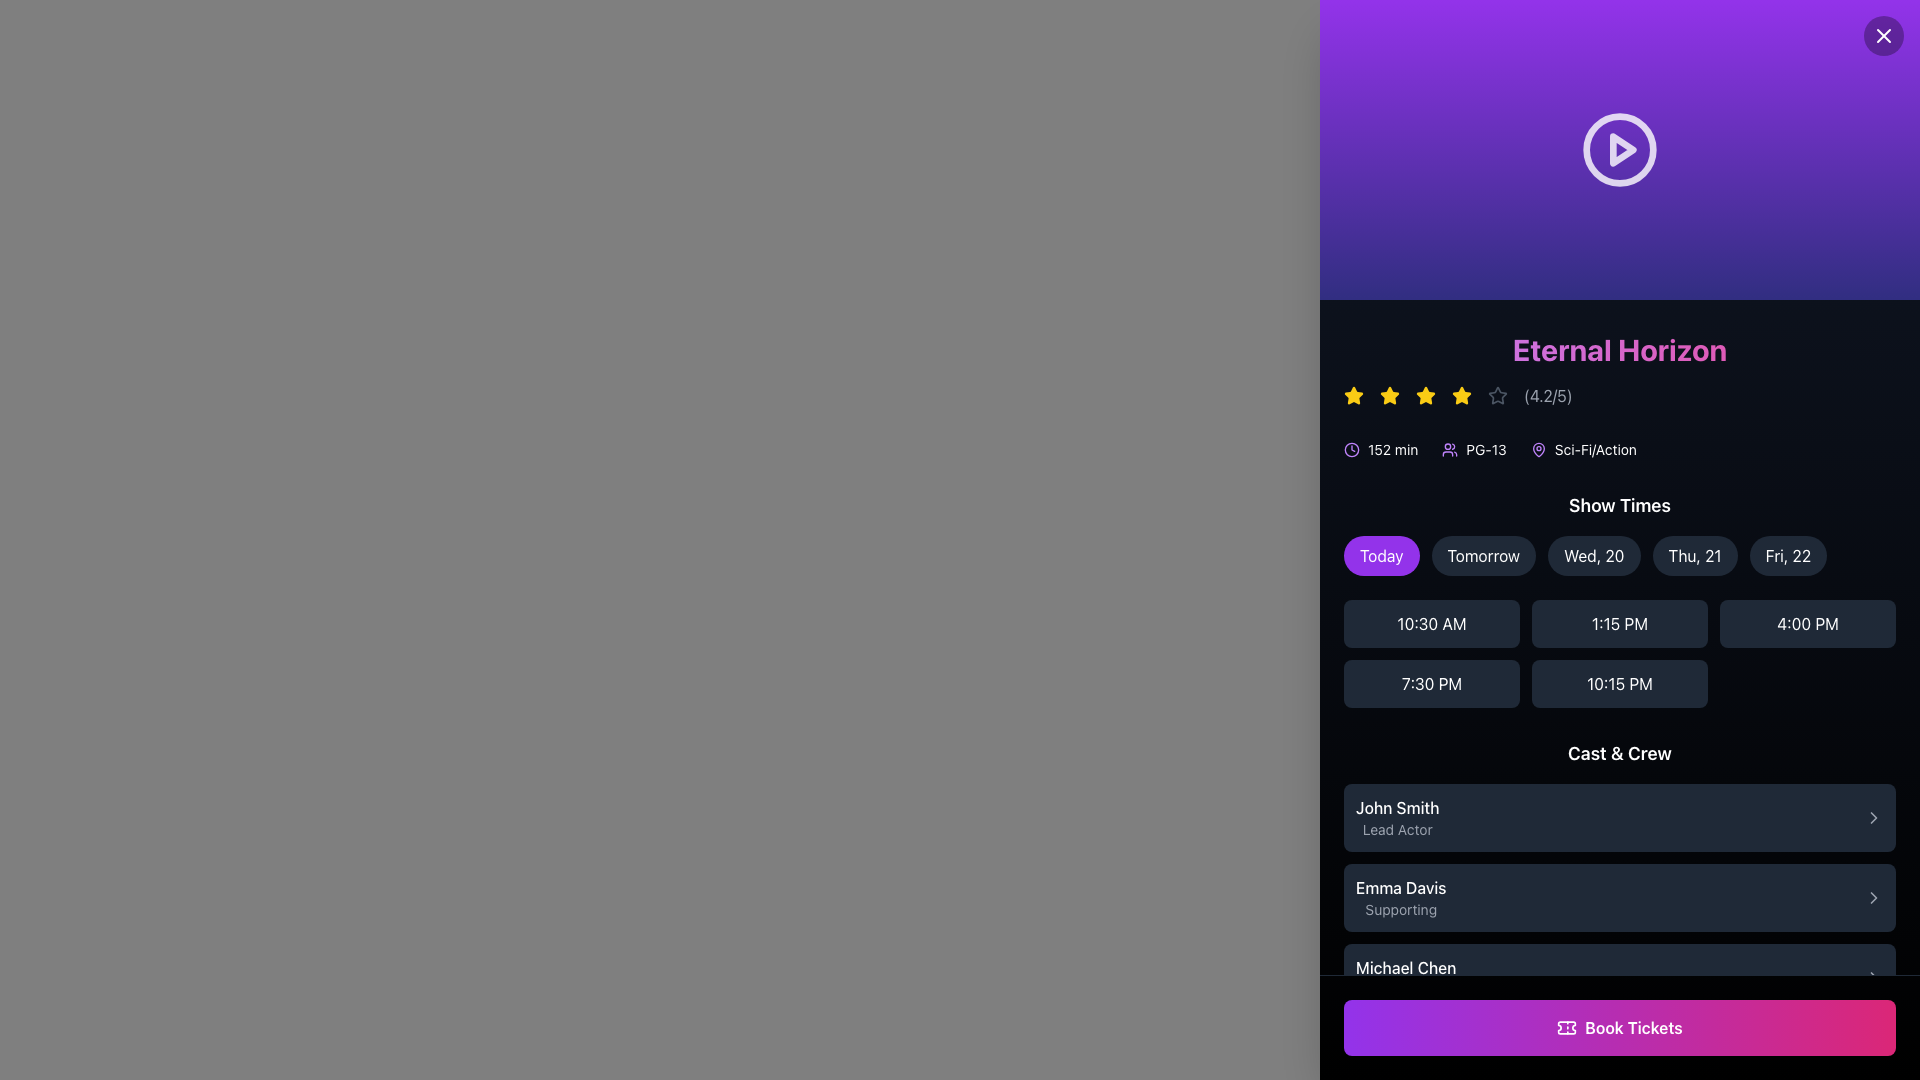  I want to click on the 'Lead Actor' text label located below 'John Smith' in the 'Cast & Crew' section of the first cast member card, so click(1396, 829).